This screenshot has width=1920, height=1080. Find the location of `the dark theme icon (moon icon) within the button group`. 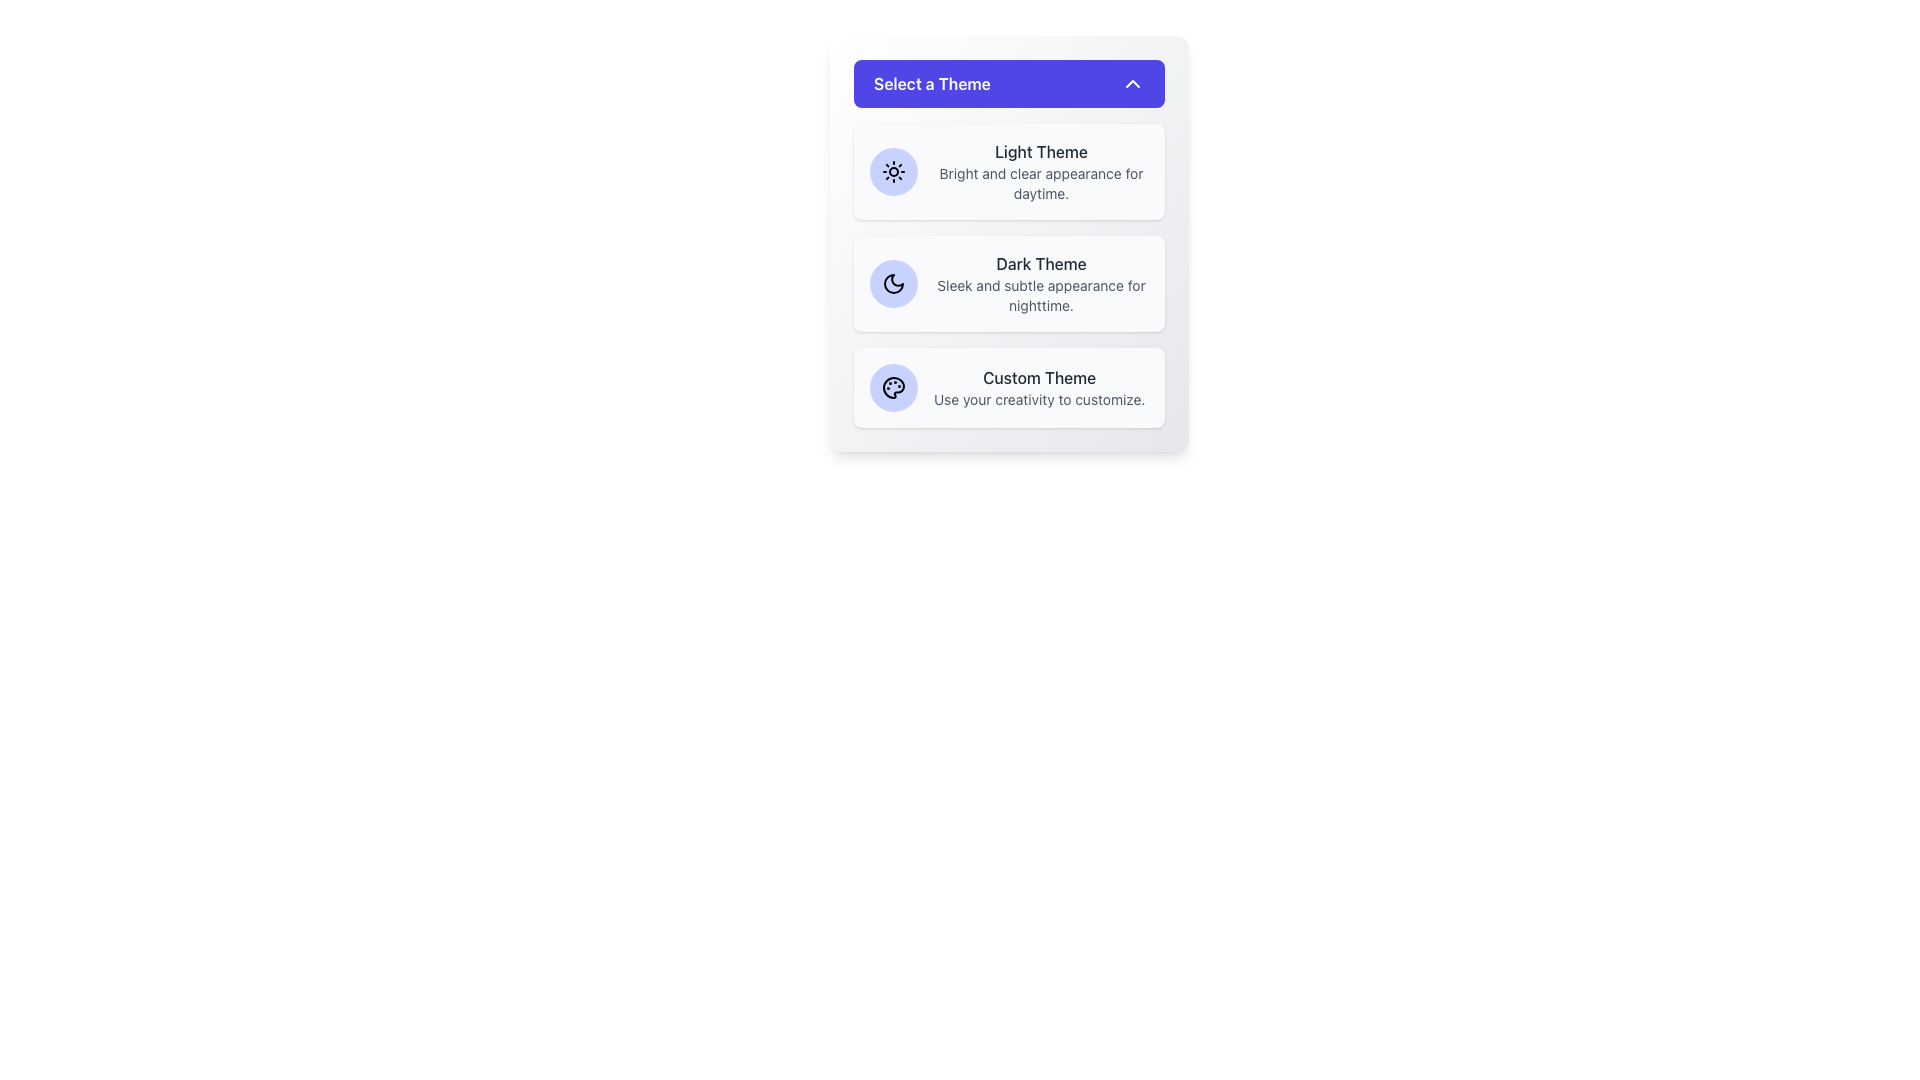

the dark theme icon (moon icon) within the button group is located at coordinates (892, 284).